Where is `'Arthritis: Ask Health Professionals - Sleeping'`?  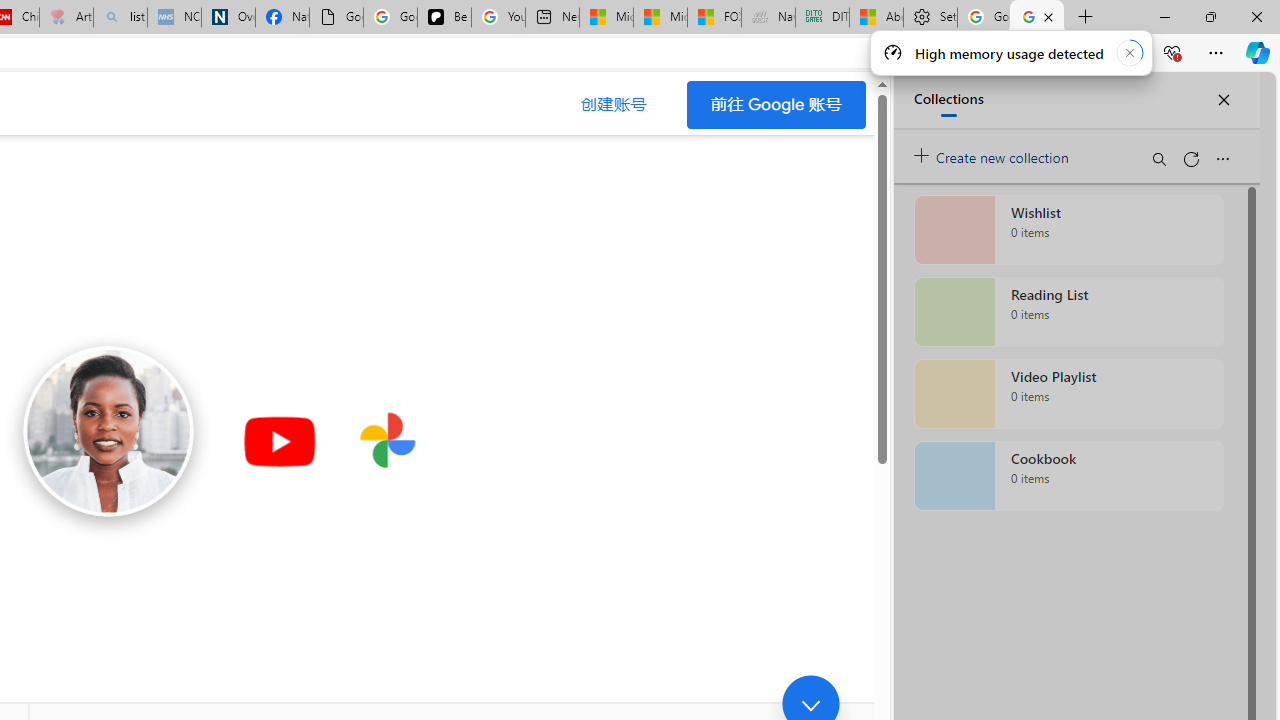
'Arthritis: Ask Health Professionals - Sleeping' is located at coordinates (66, 17).